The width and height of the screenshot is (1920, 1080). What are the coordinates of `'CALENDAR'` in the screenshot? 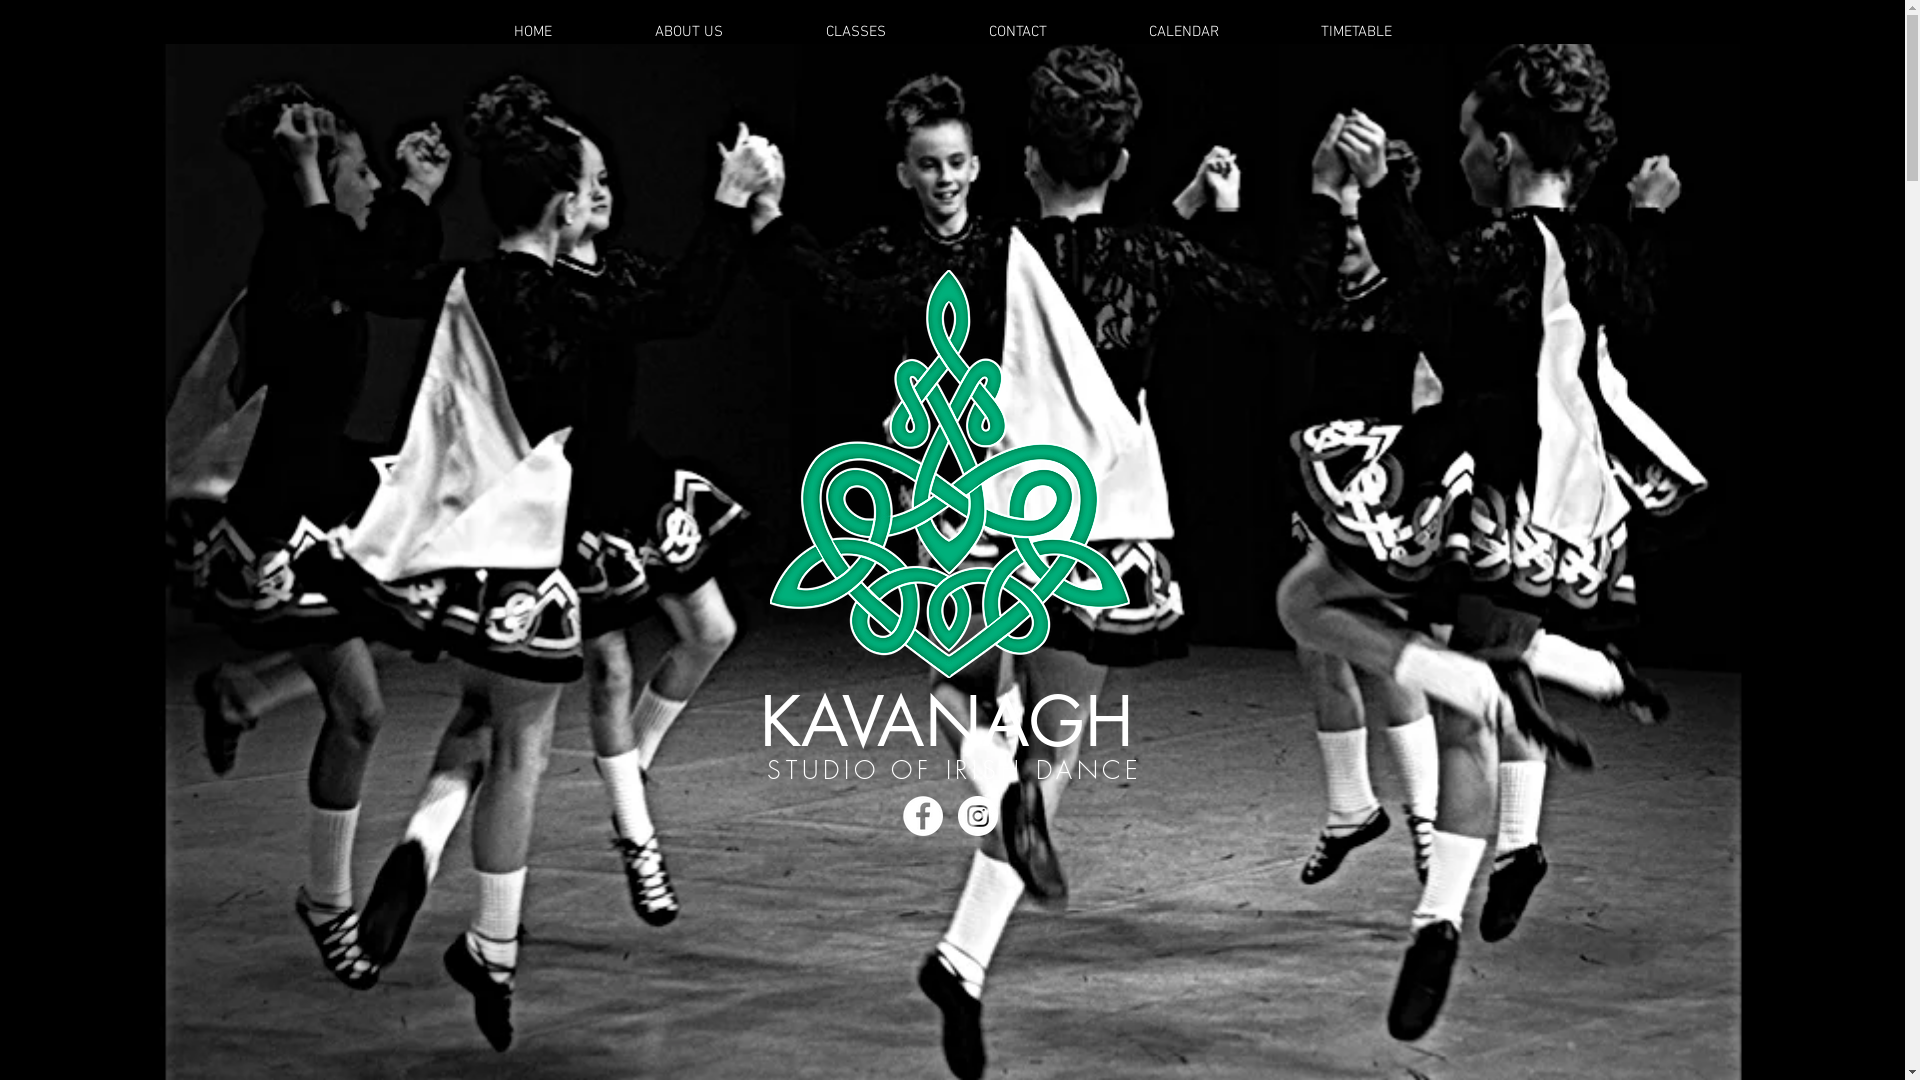 It's located at (1184, 31).